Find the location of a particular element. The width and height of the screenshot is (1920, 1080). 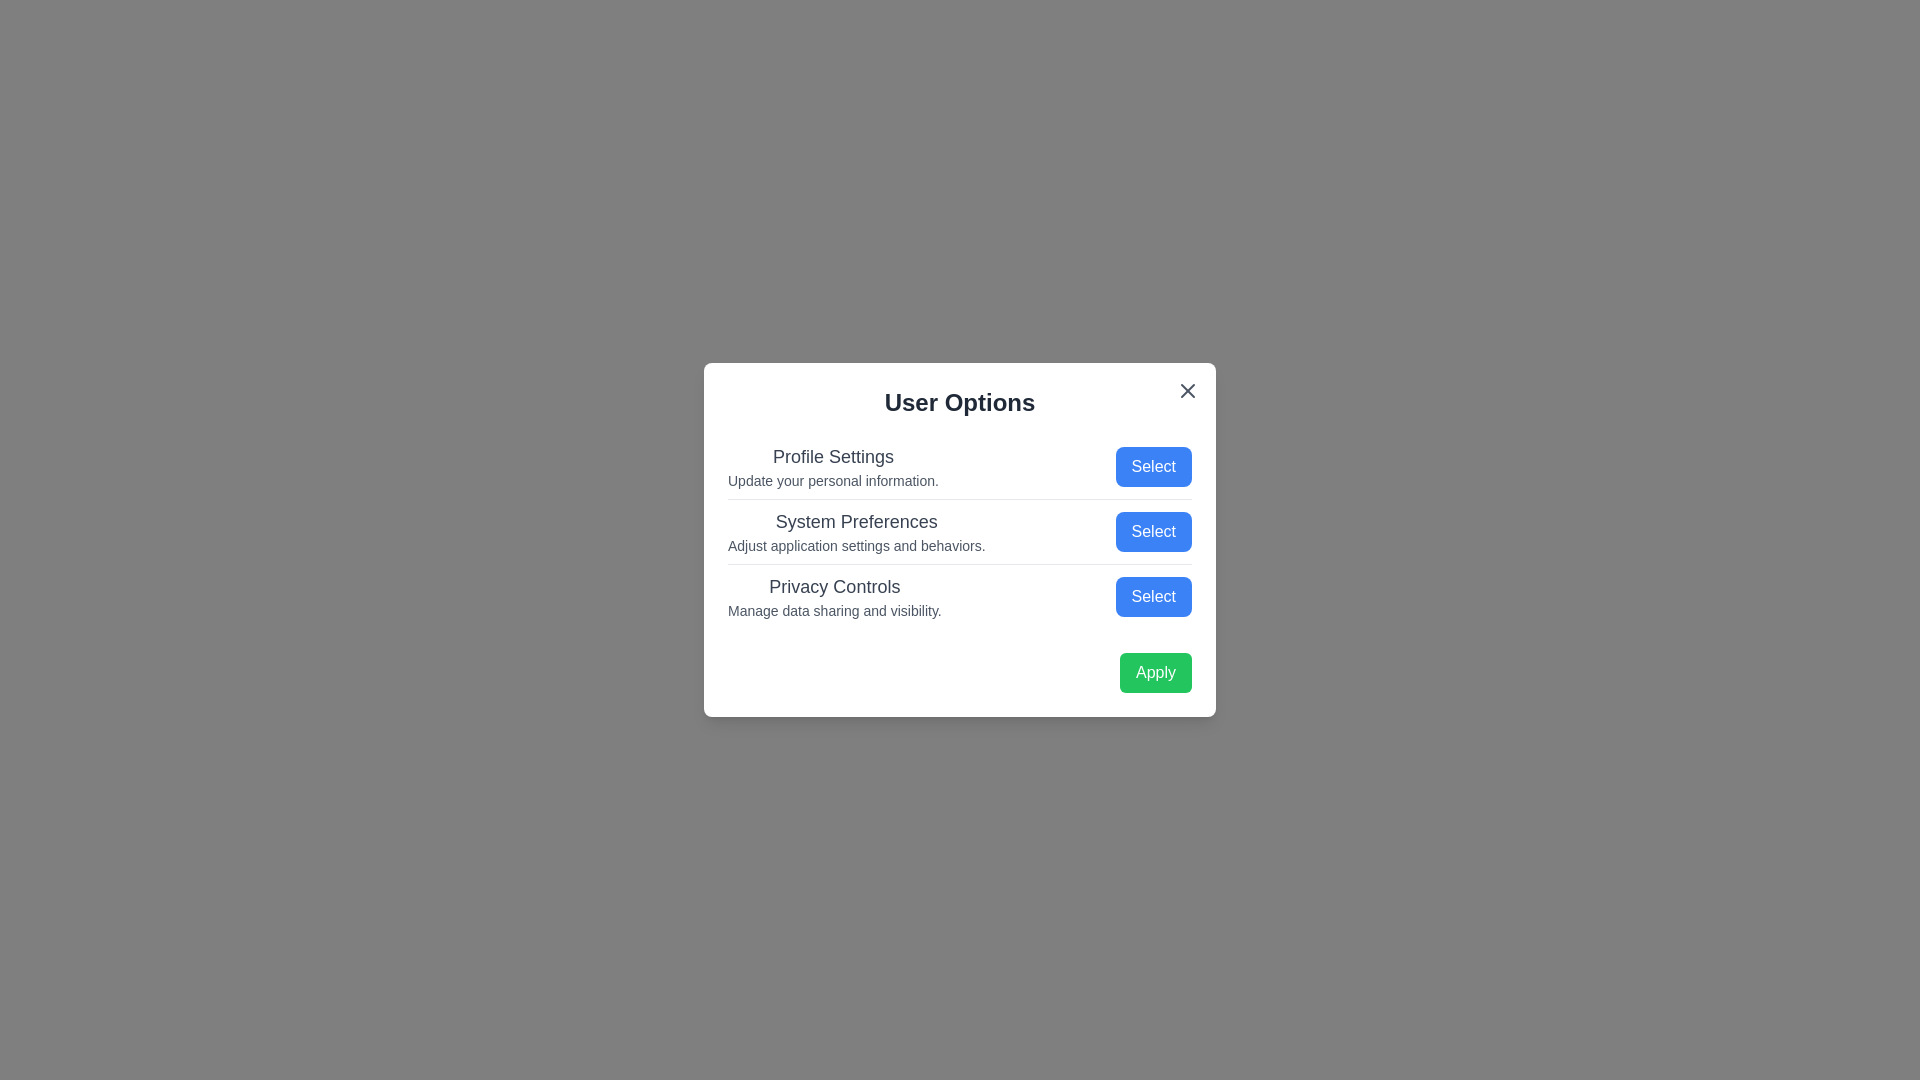

'Select' button corresponding to the Profile Settings option is located at coordinates (1153, 466).